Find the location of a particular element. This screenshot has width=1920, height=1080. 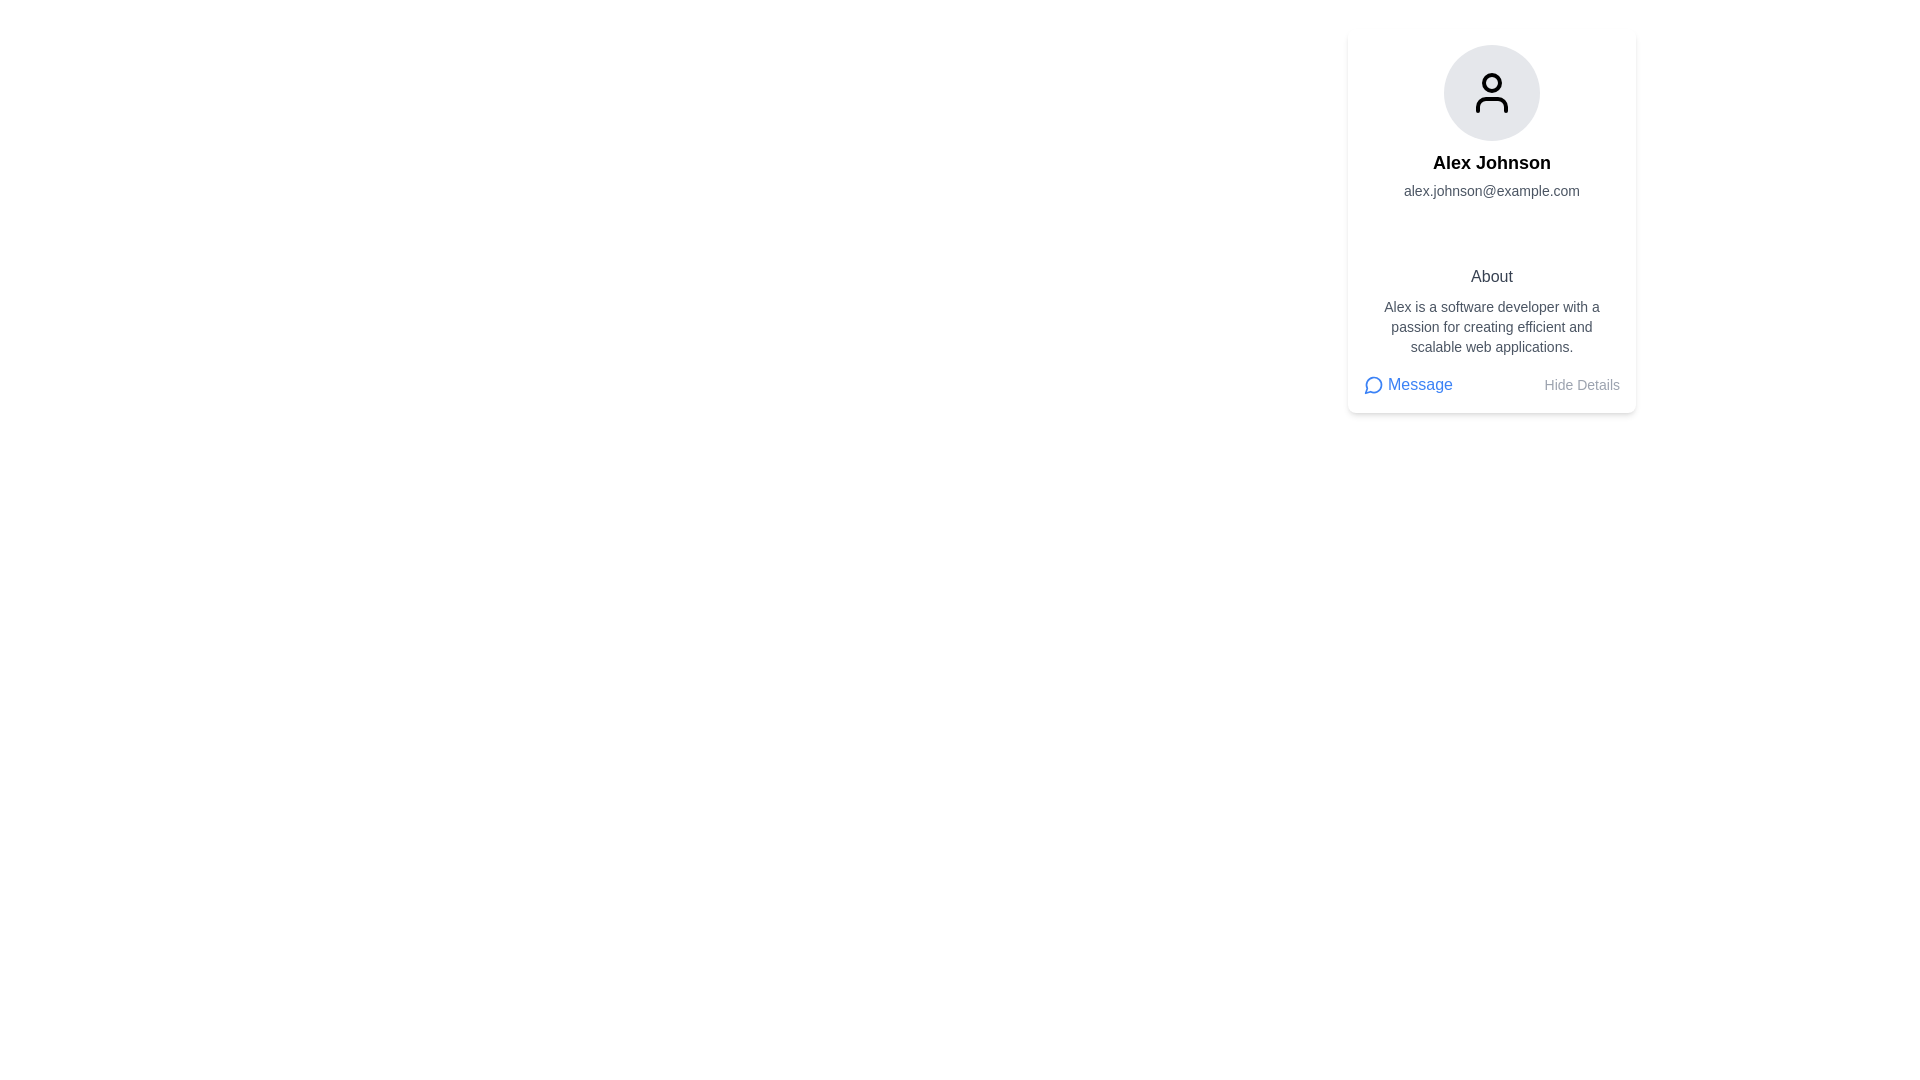

the text block describing Alex, which is styled with a smaller font size and gray color, located under the heading 'About' is located at coordinates (1492, 326).